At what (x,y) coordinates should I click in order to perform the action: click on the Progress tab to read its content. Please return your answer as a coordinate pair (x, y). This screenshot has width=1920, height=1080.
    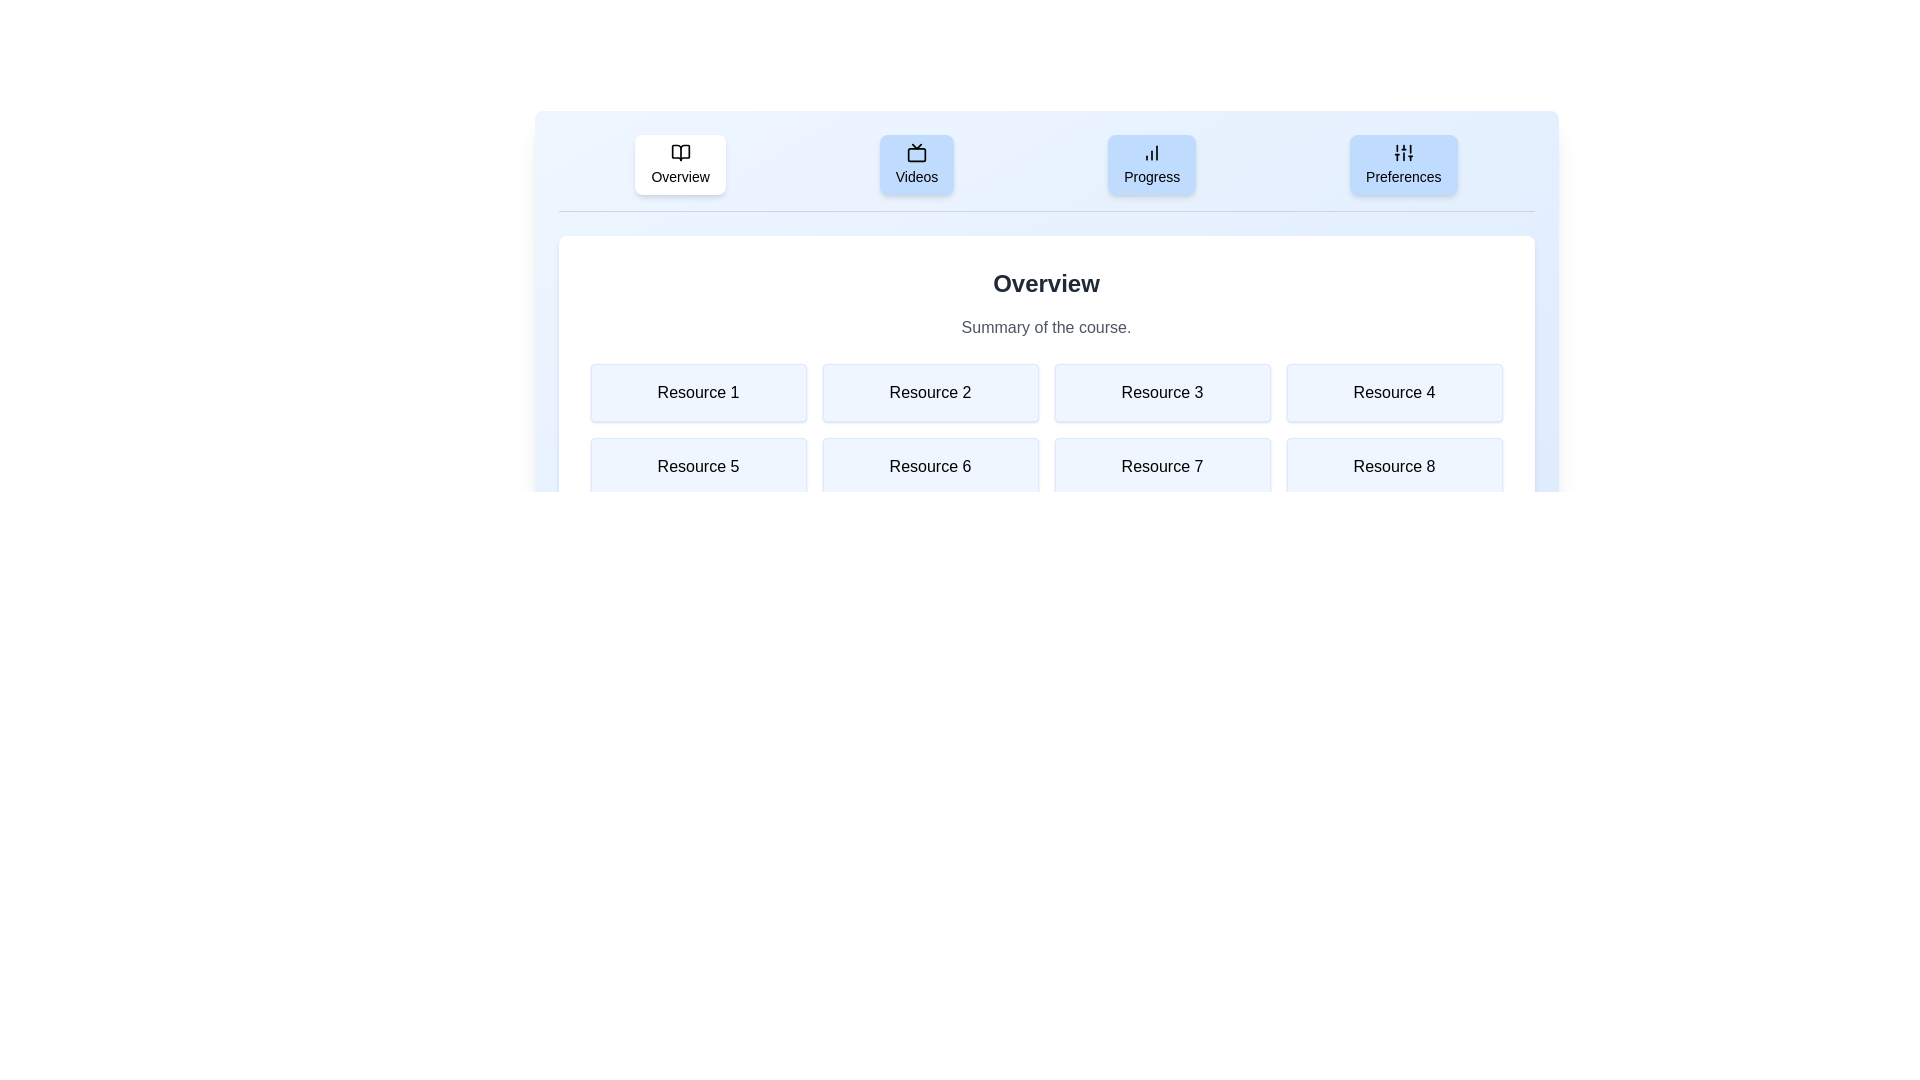
    Looking at the image, I should click on (1152, 164).